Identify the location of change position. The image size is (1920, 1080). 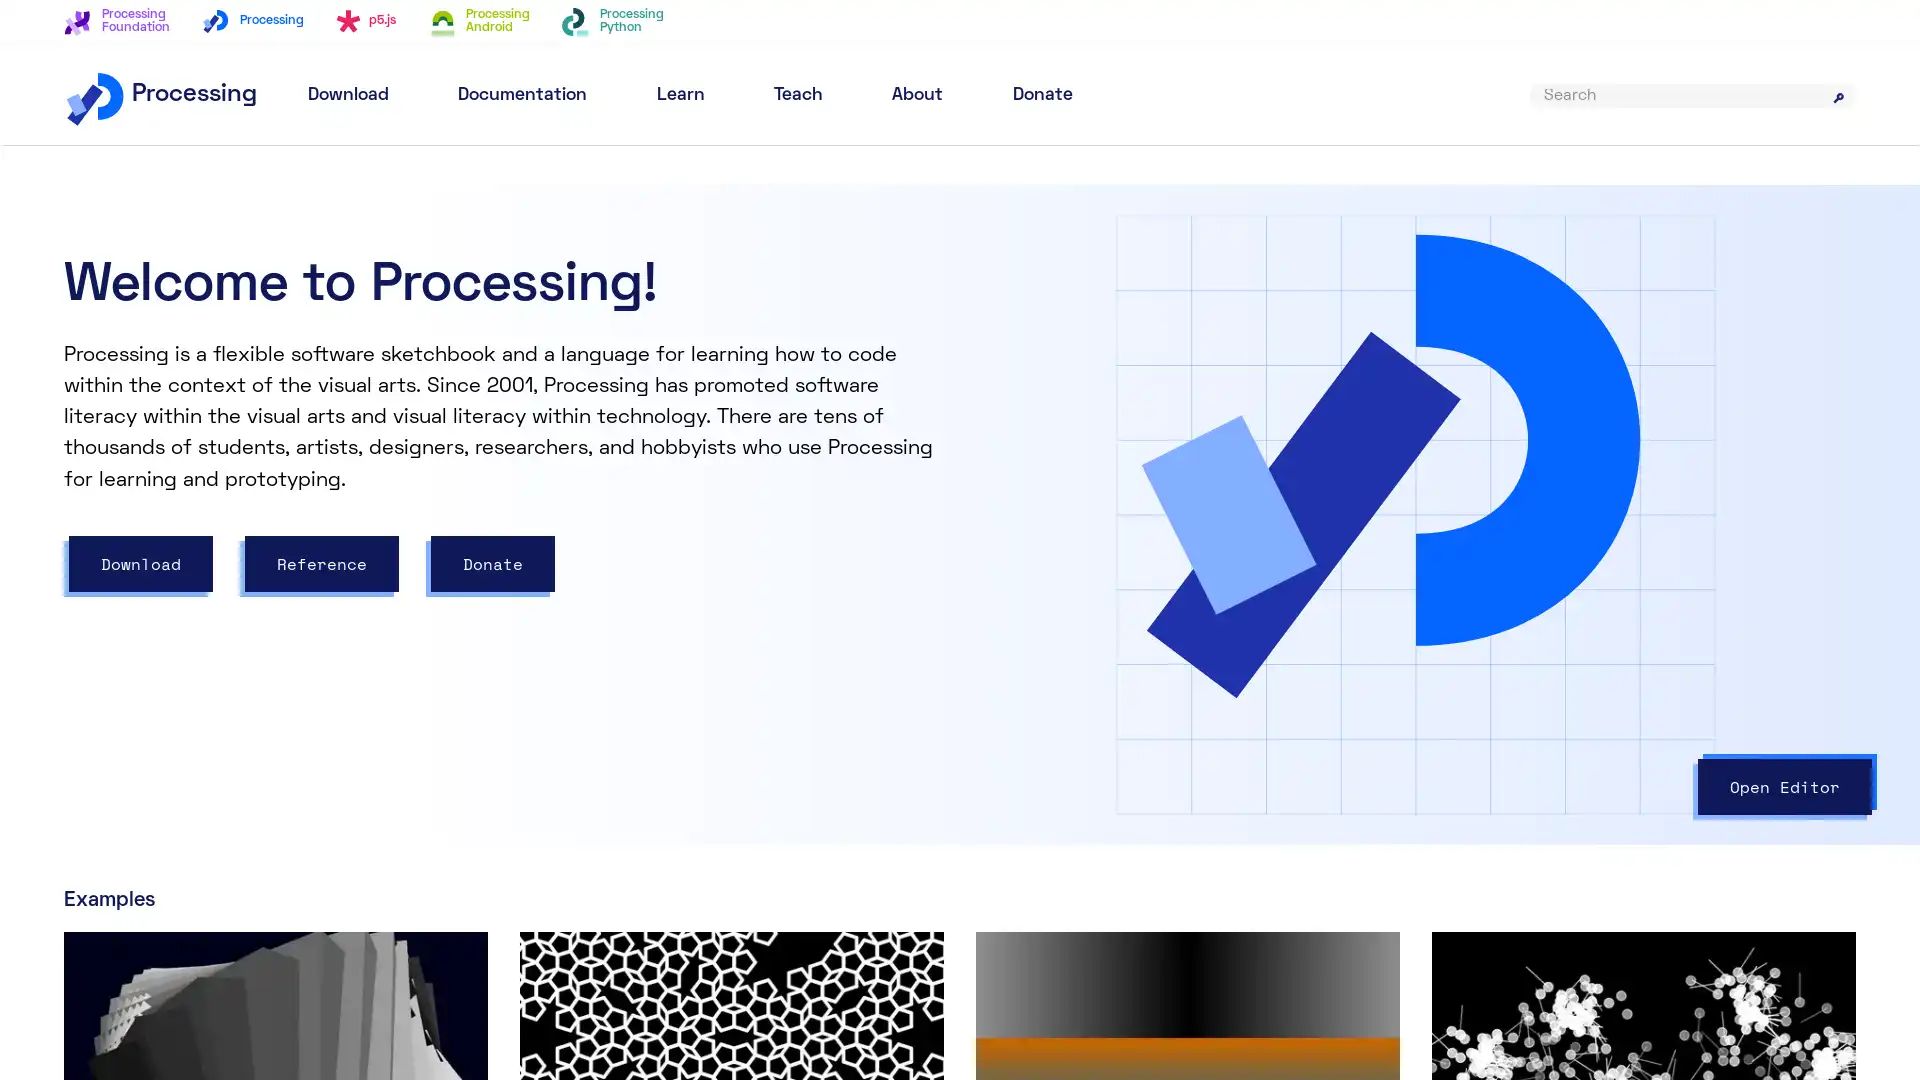
(1193, 685).